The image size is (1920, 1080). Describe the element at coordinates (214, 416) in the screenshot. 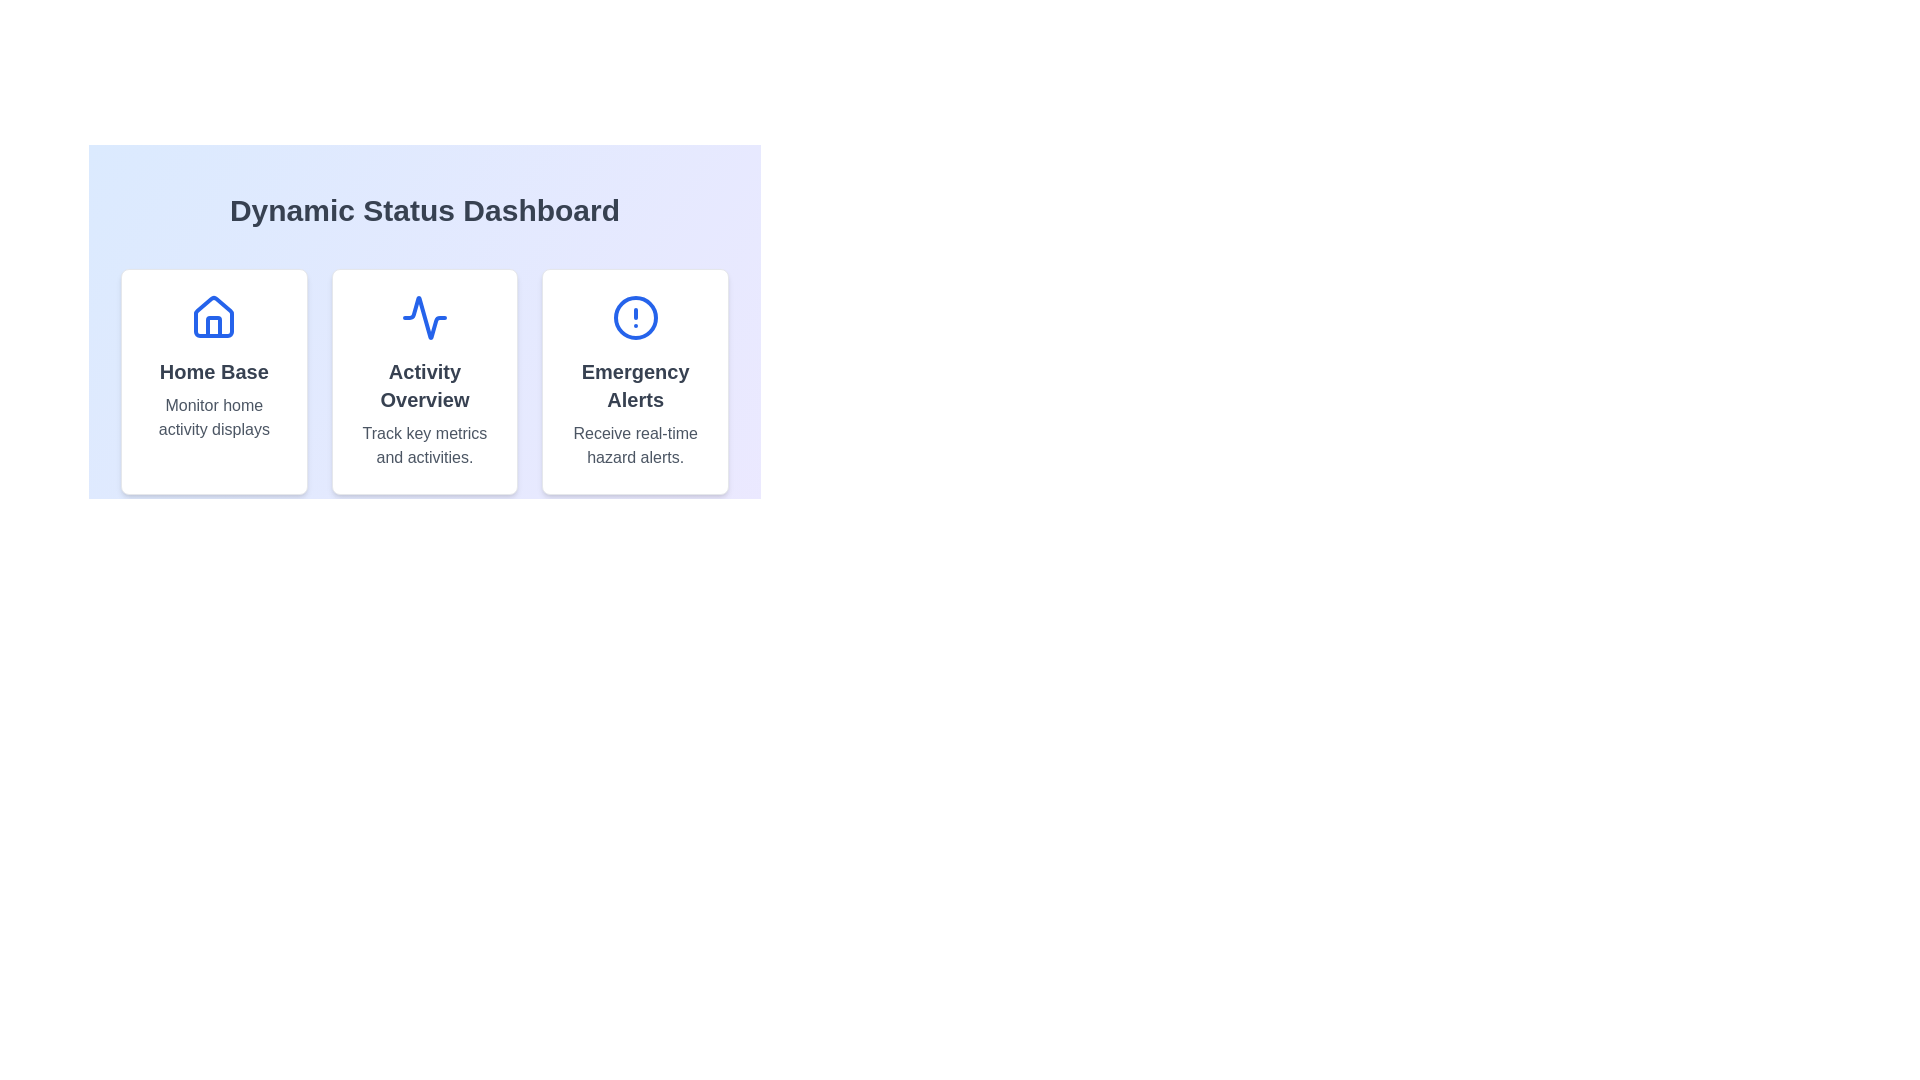

I see `text label displaying 'Monitor home activity displays', which is styled in gray and positioned below the 'Home Base' title within the 'Dynamic Status Dashboard'` at that location.